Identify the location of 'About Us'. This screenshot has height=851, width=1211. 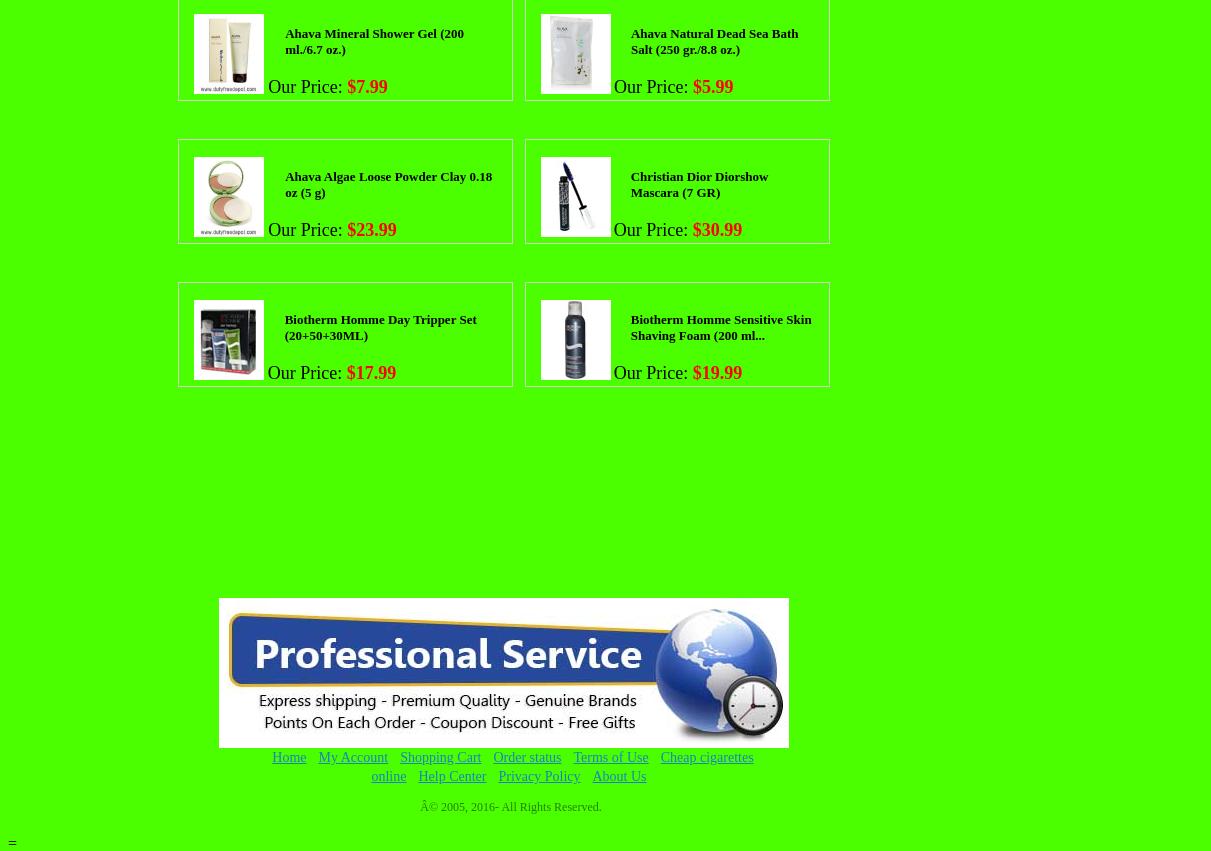
(618, 775).